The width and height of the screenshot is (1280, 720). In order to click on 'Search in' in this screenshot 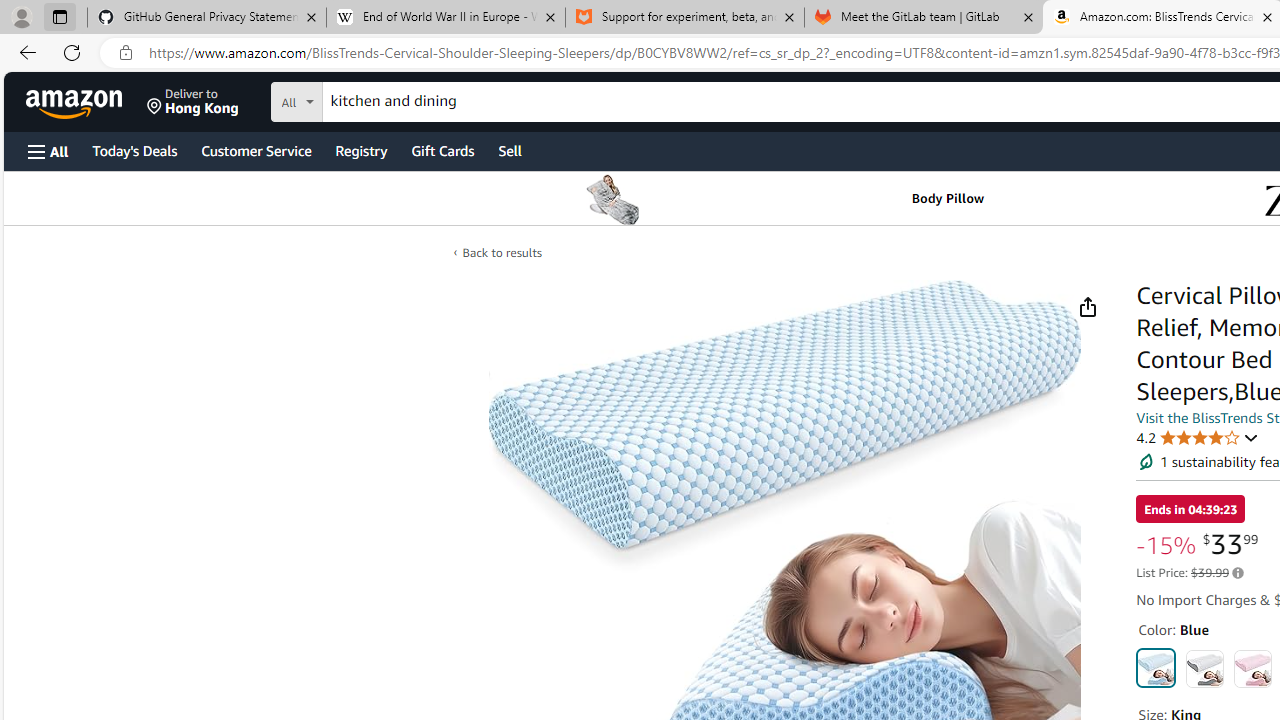, I will do `click(371, 99)`.